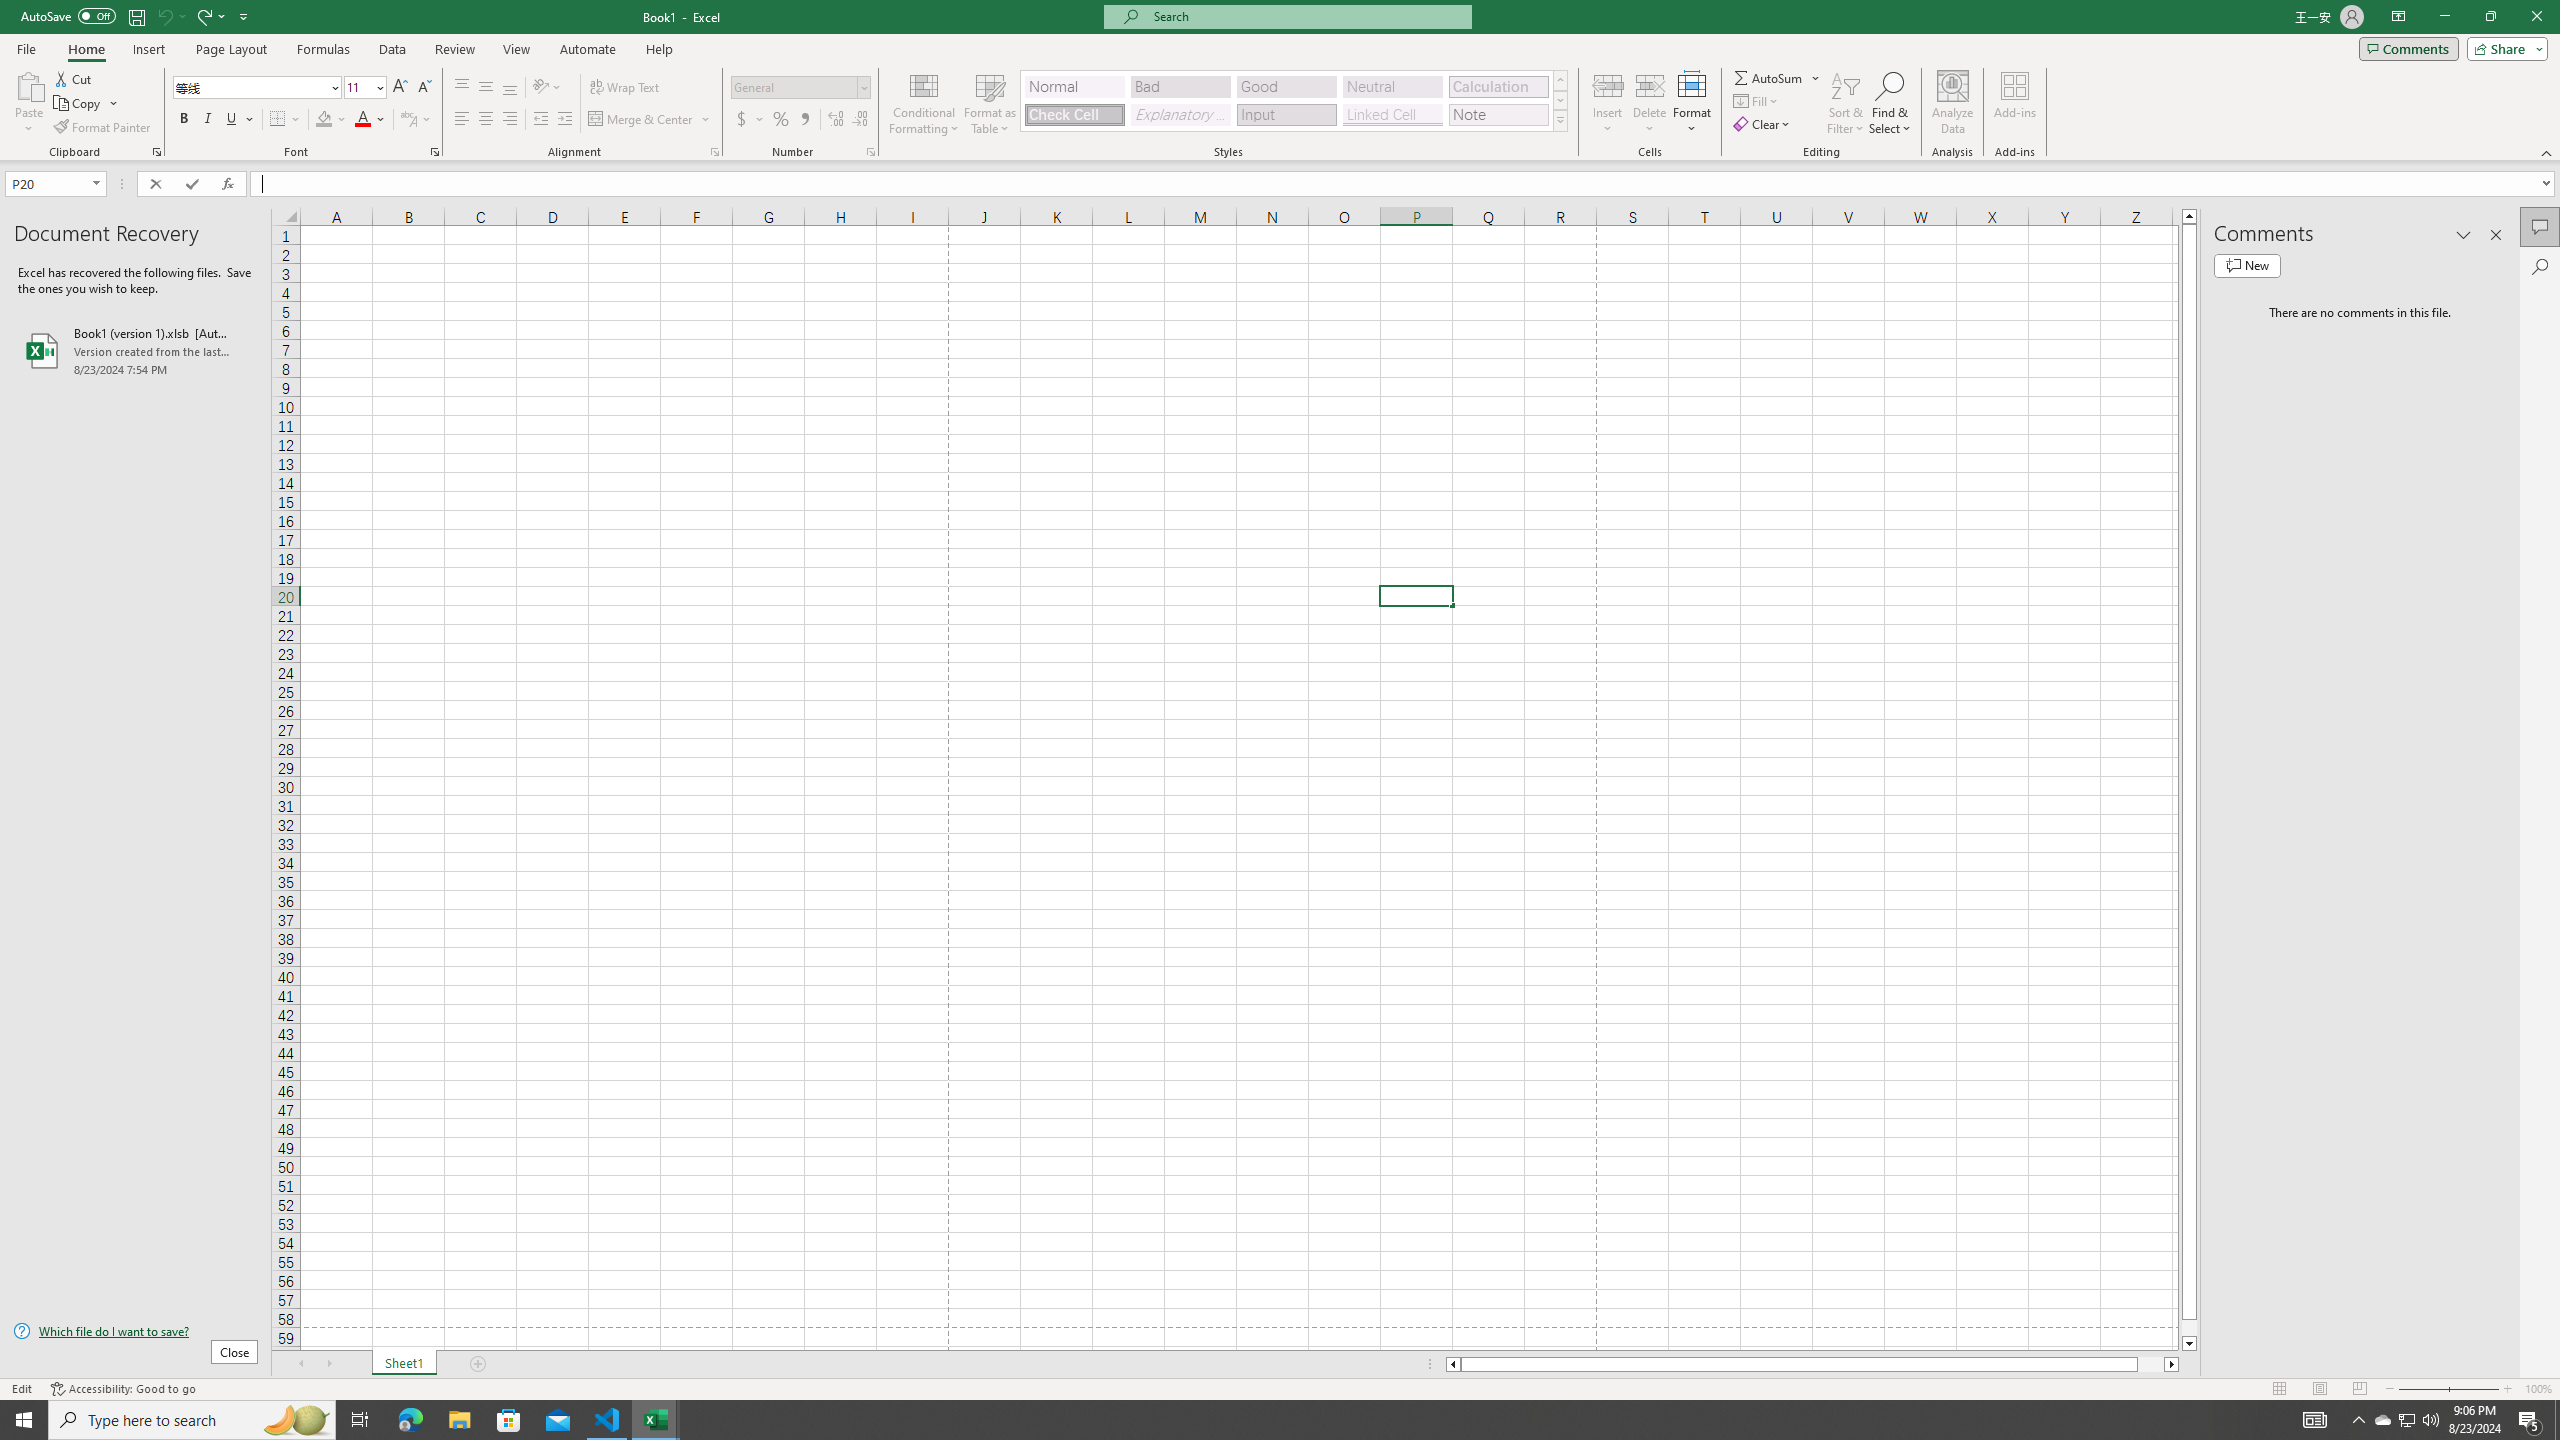 Image resolution: width=2560 pixels, height=1440 pixels. Describe the element at coordinates (155, 150) in the screenshot. I see `'Office Clipboard...'` at that location.